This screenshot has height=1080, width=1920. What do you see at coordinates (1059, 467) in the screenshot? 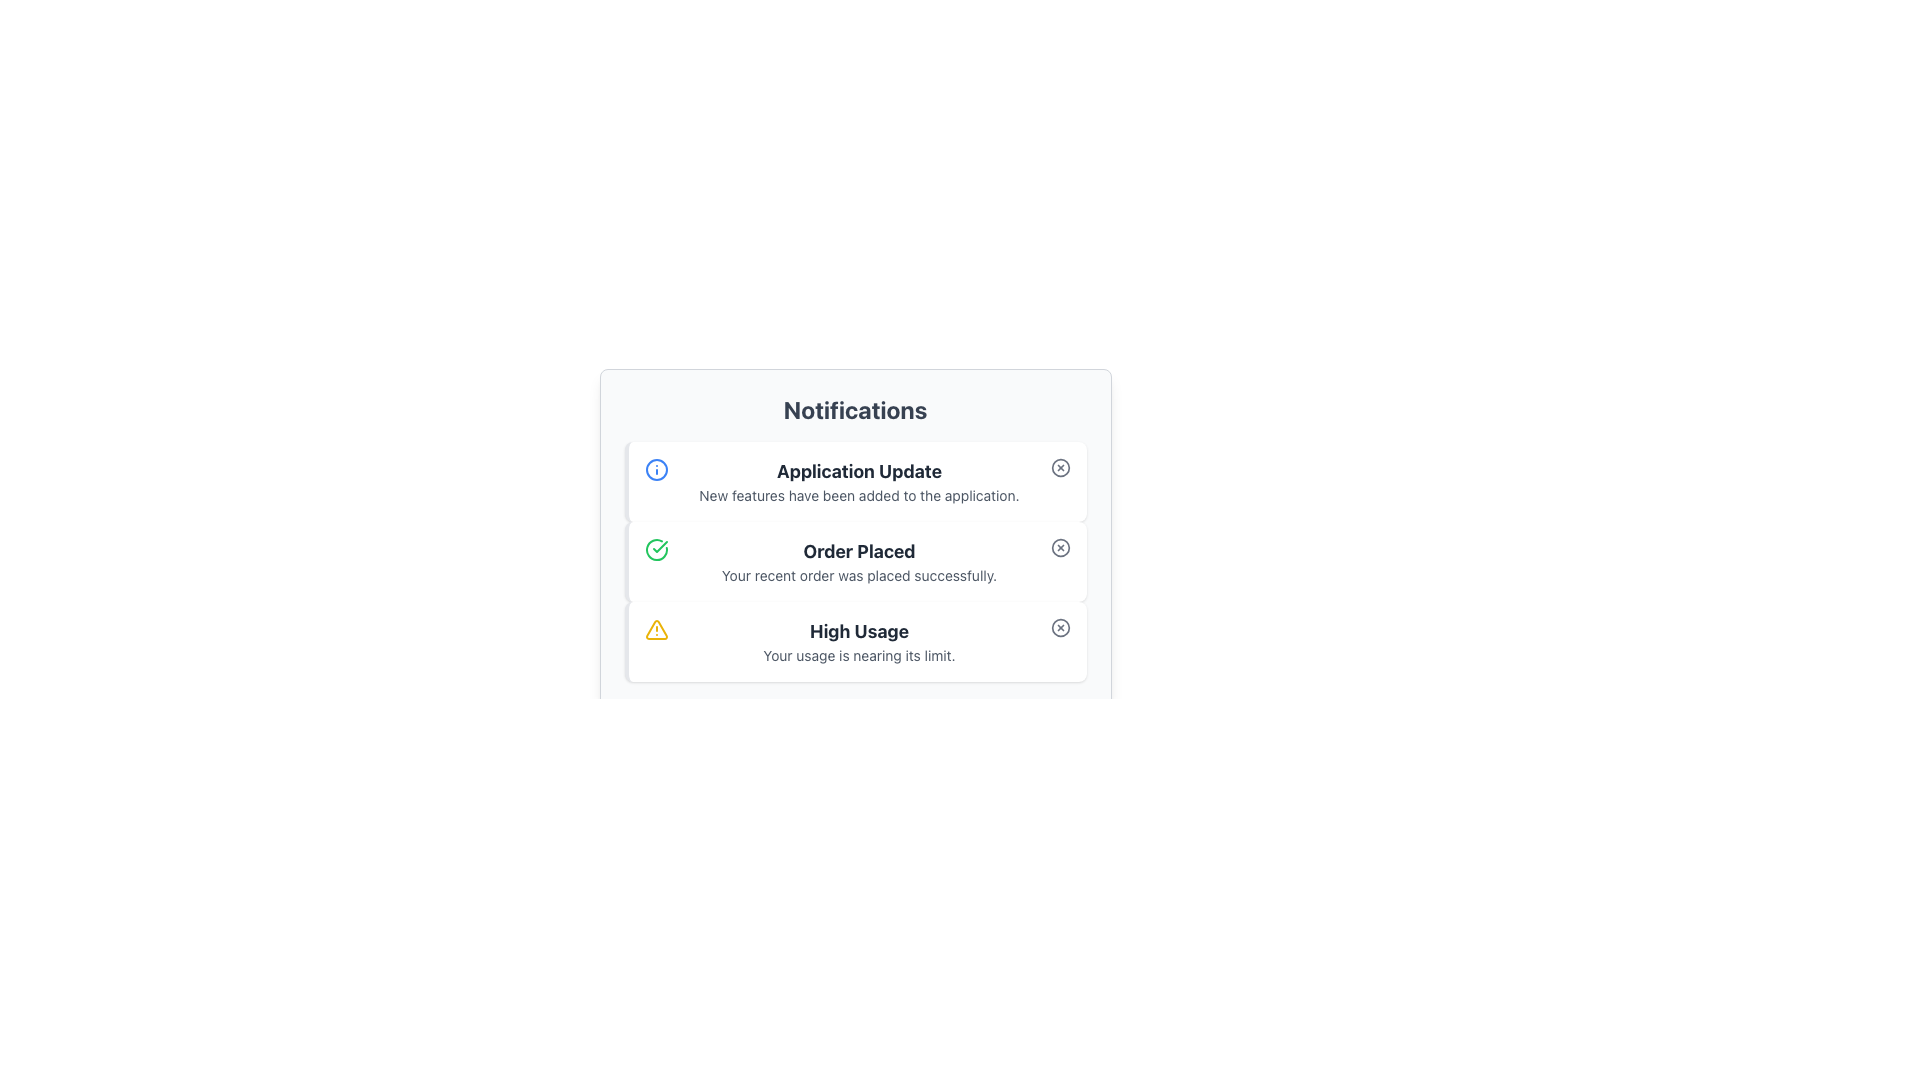
I see `the close icon button in the top-right corner of the 'Application Update' notification card` at bounding box center [1059, 467].